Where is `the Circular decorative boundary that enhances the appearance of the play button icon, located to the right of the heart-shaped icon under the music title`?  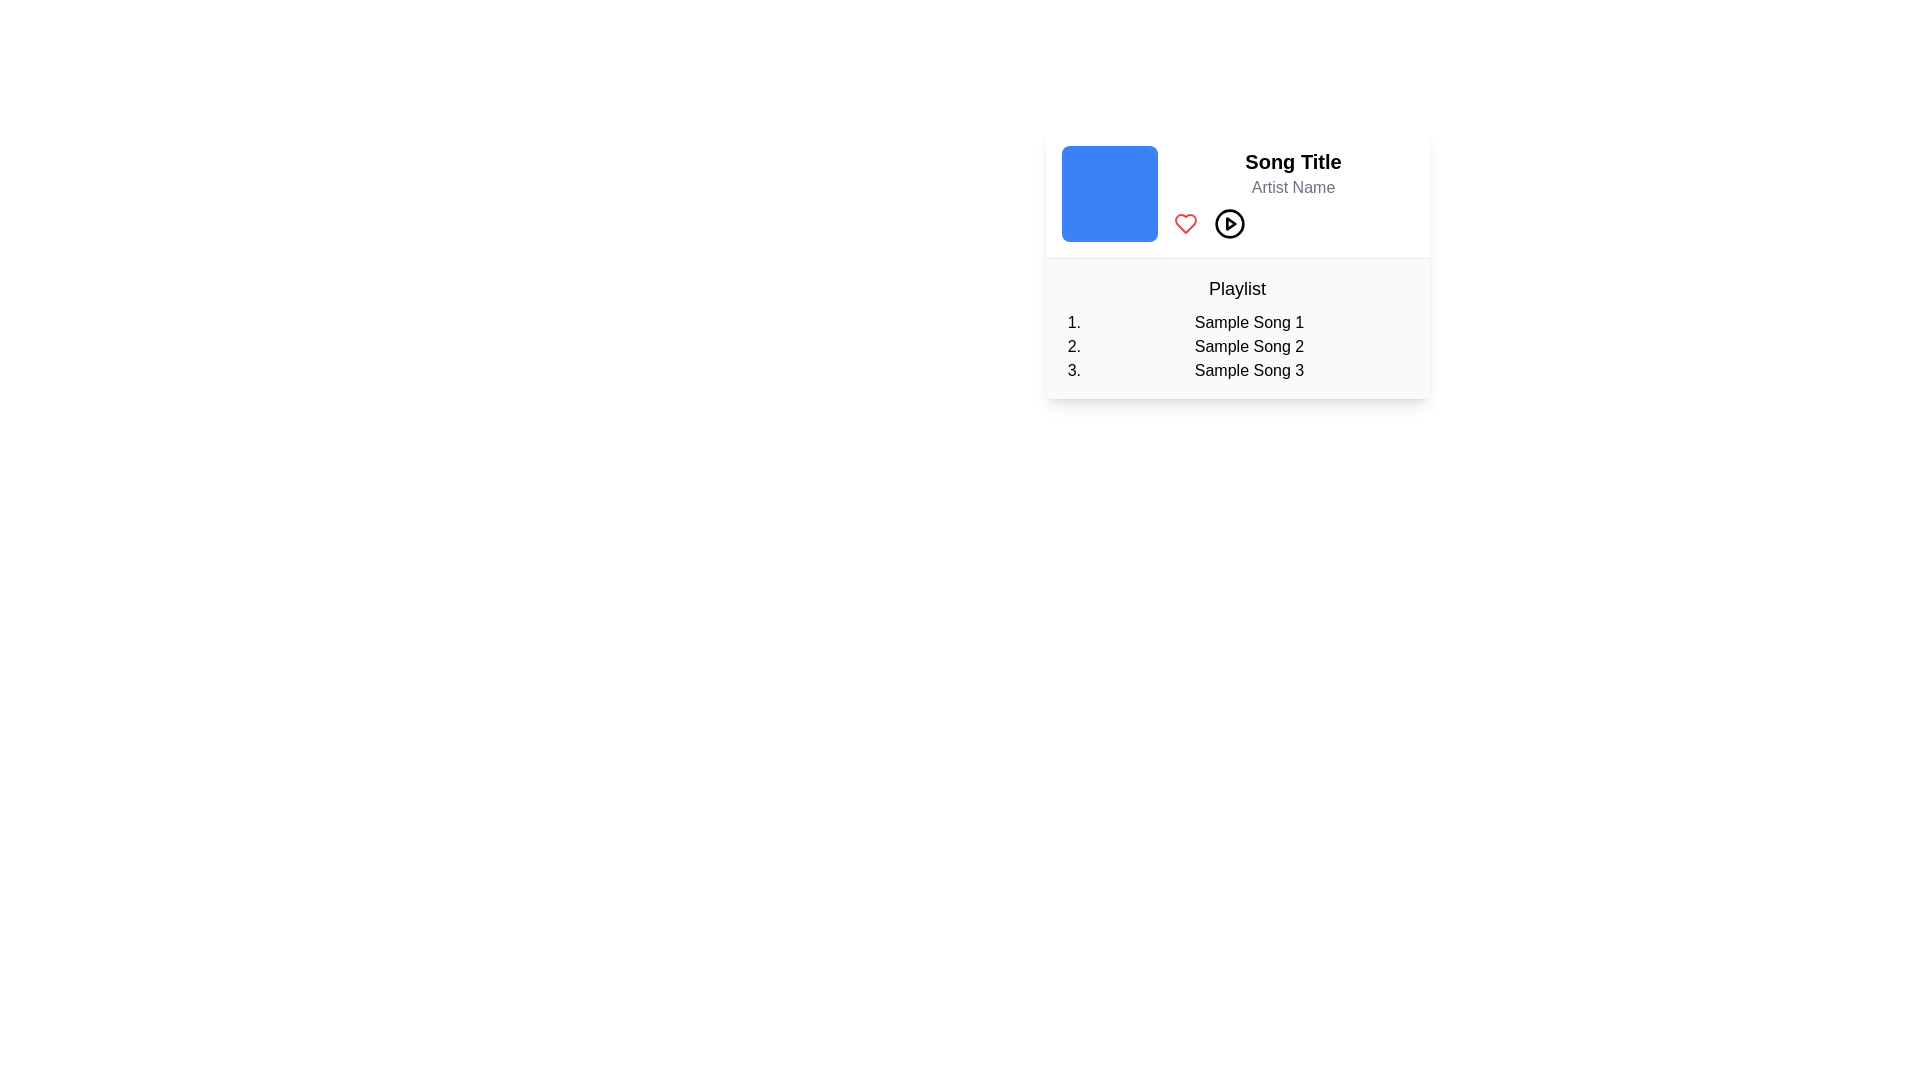 the Circular decorative boundary that enhances the appearance of the play button icon, located to the right of the heart-shaped icon under the music title is located at coordinates (1228, 223).